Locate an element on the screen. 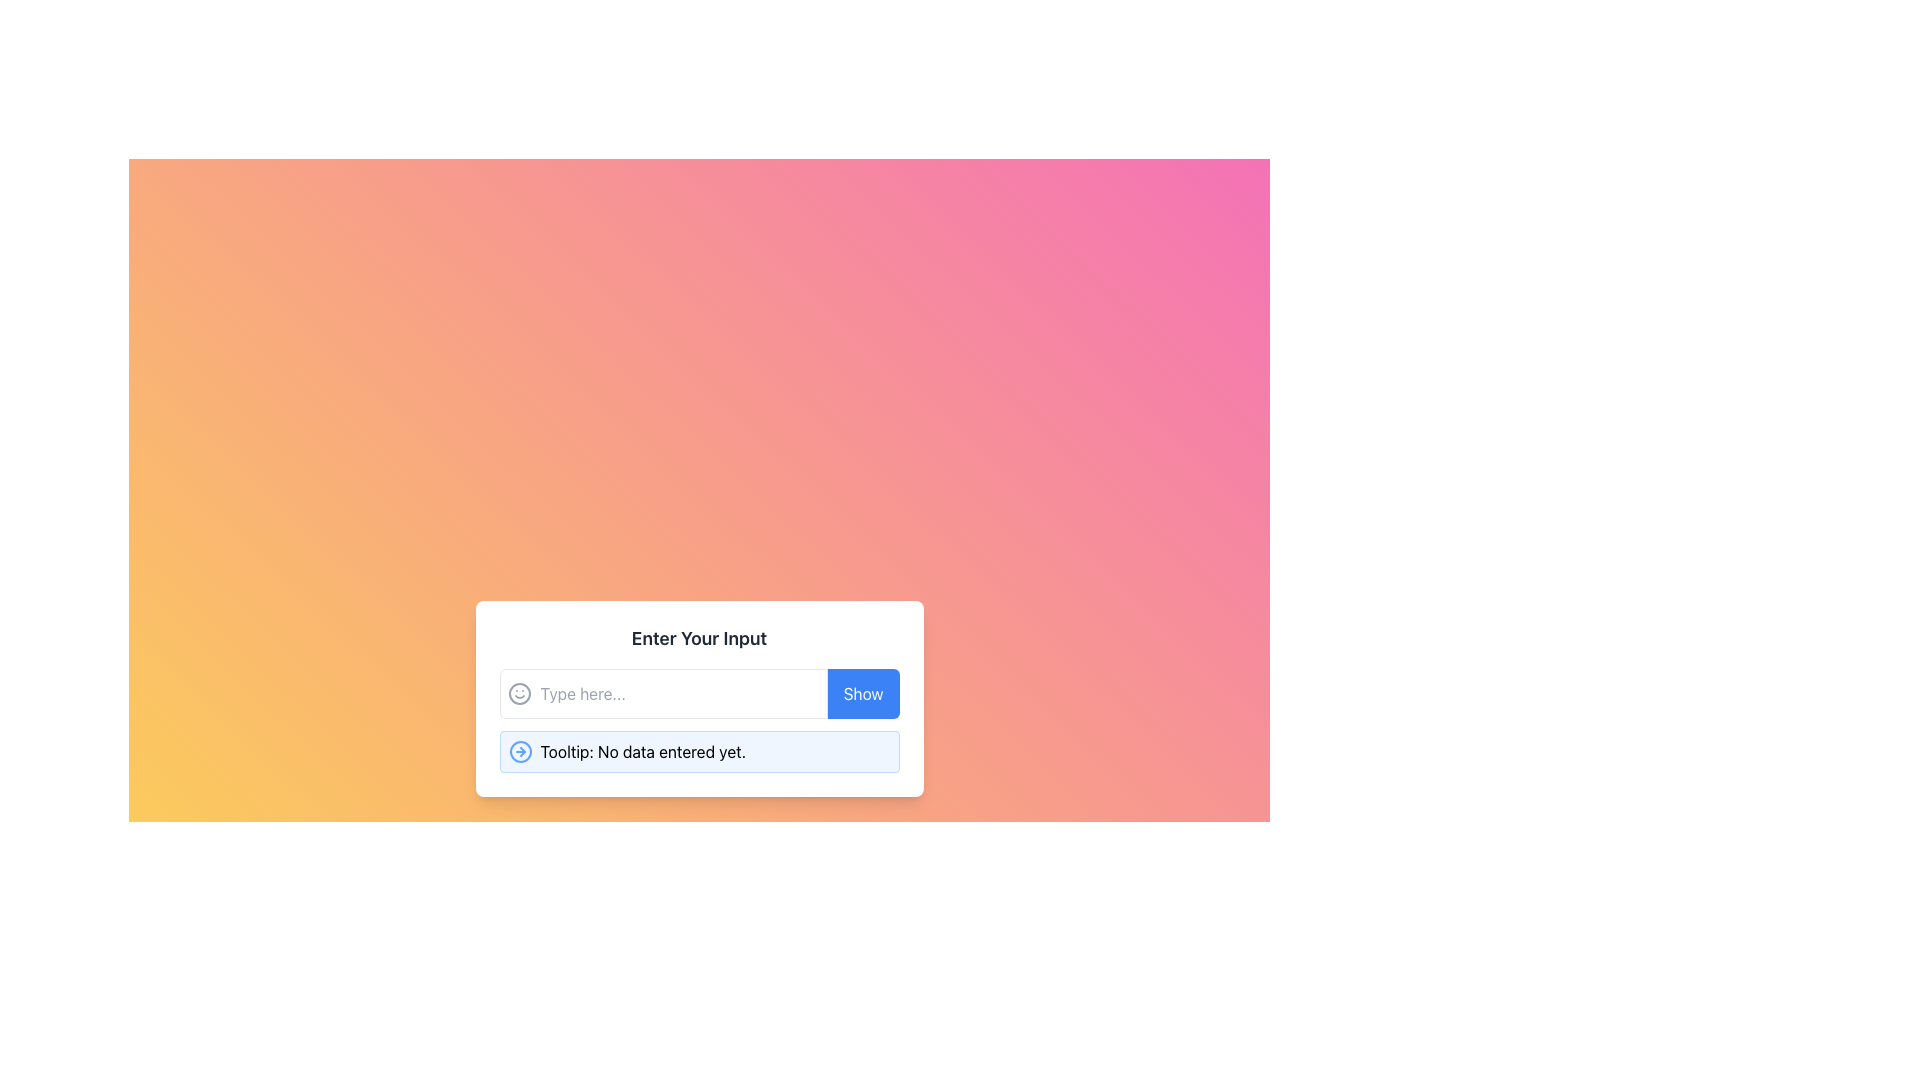 The width and height of the screenshot is (1920, 1080). the decorative SVG Circle Element located directly to the left of the input text field labeled 'Type here...' is located at coordinates (519, 693).